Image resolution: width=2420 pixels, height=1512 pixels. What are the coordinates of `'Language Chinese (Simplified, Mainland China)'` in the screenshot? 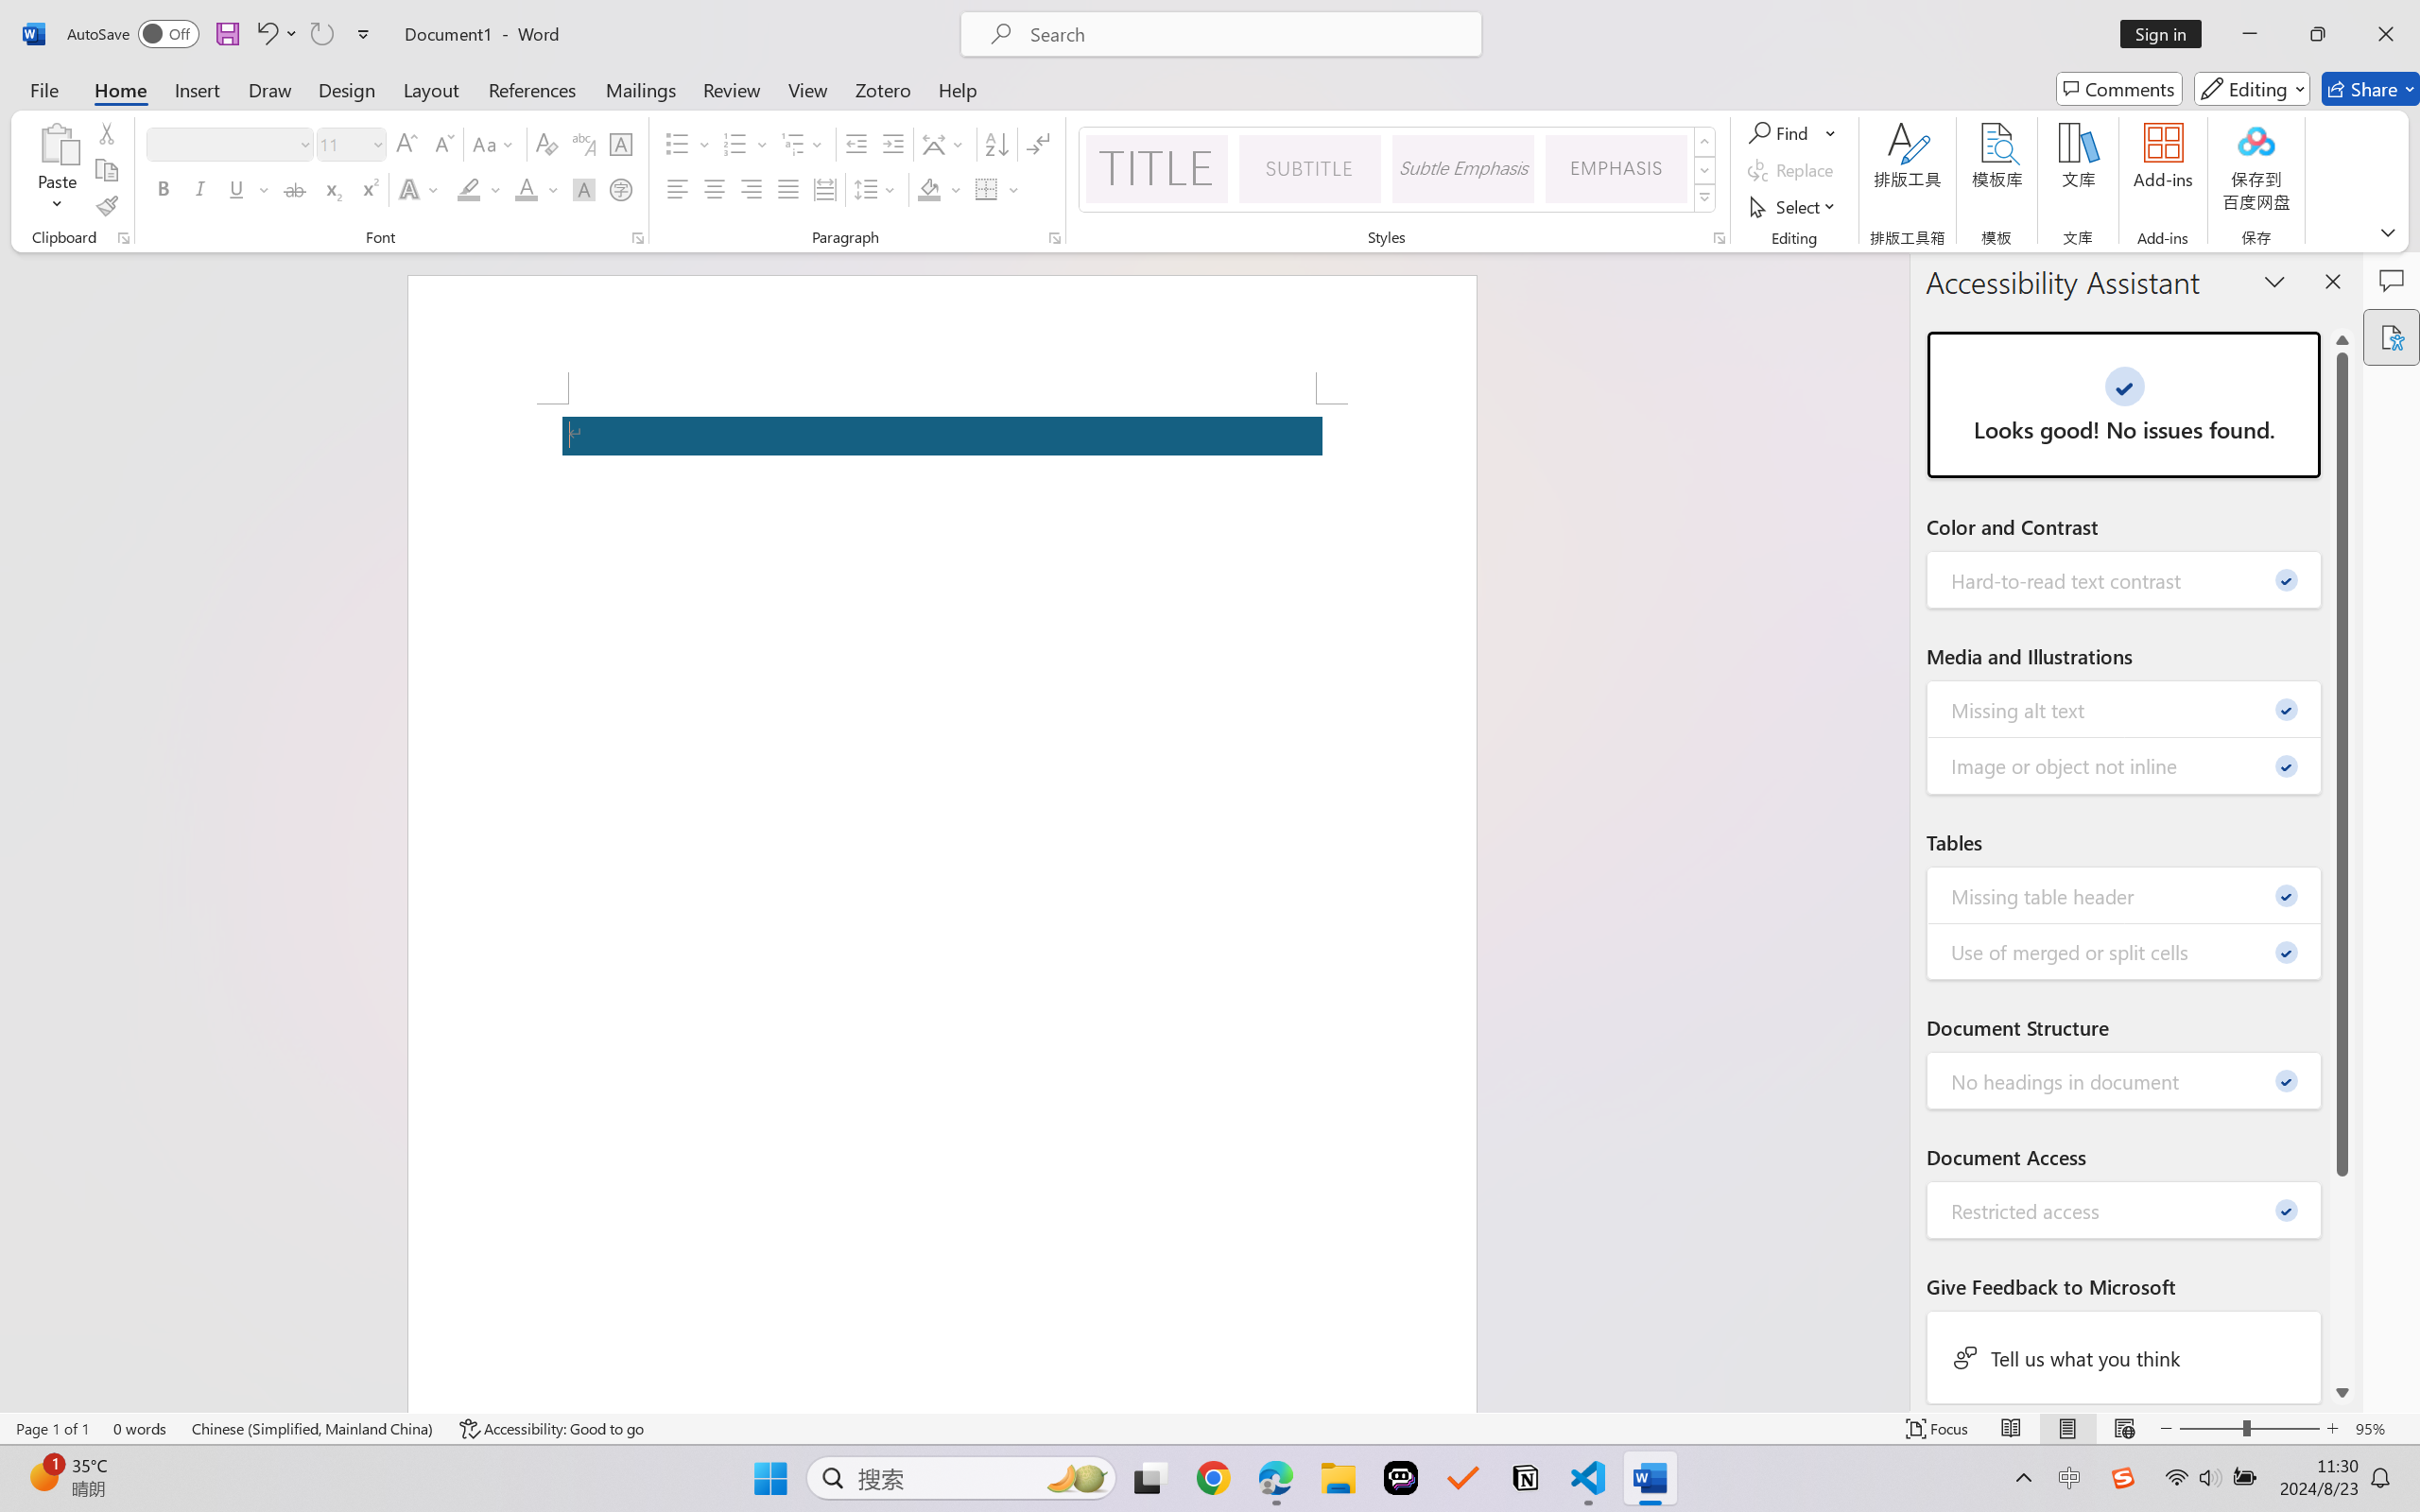 It's located at (313, 1428).